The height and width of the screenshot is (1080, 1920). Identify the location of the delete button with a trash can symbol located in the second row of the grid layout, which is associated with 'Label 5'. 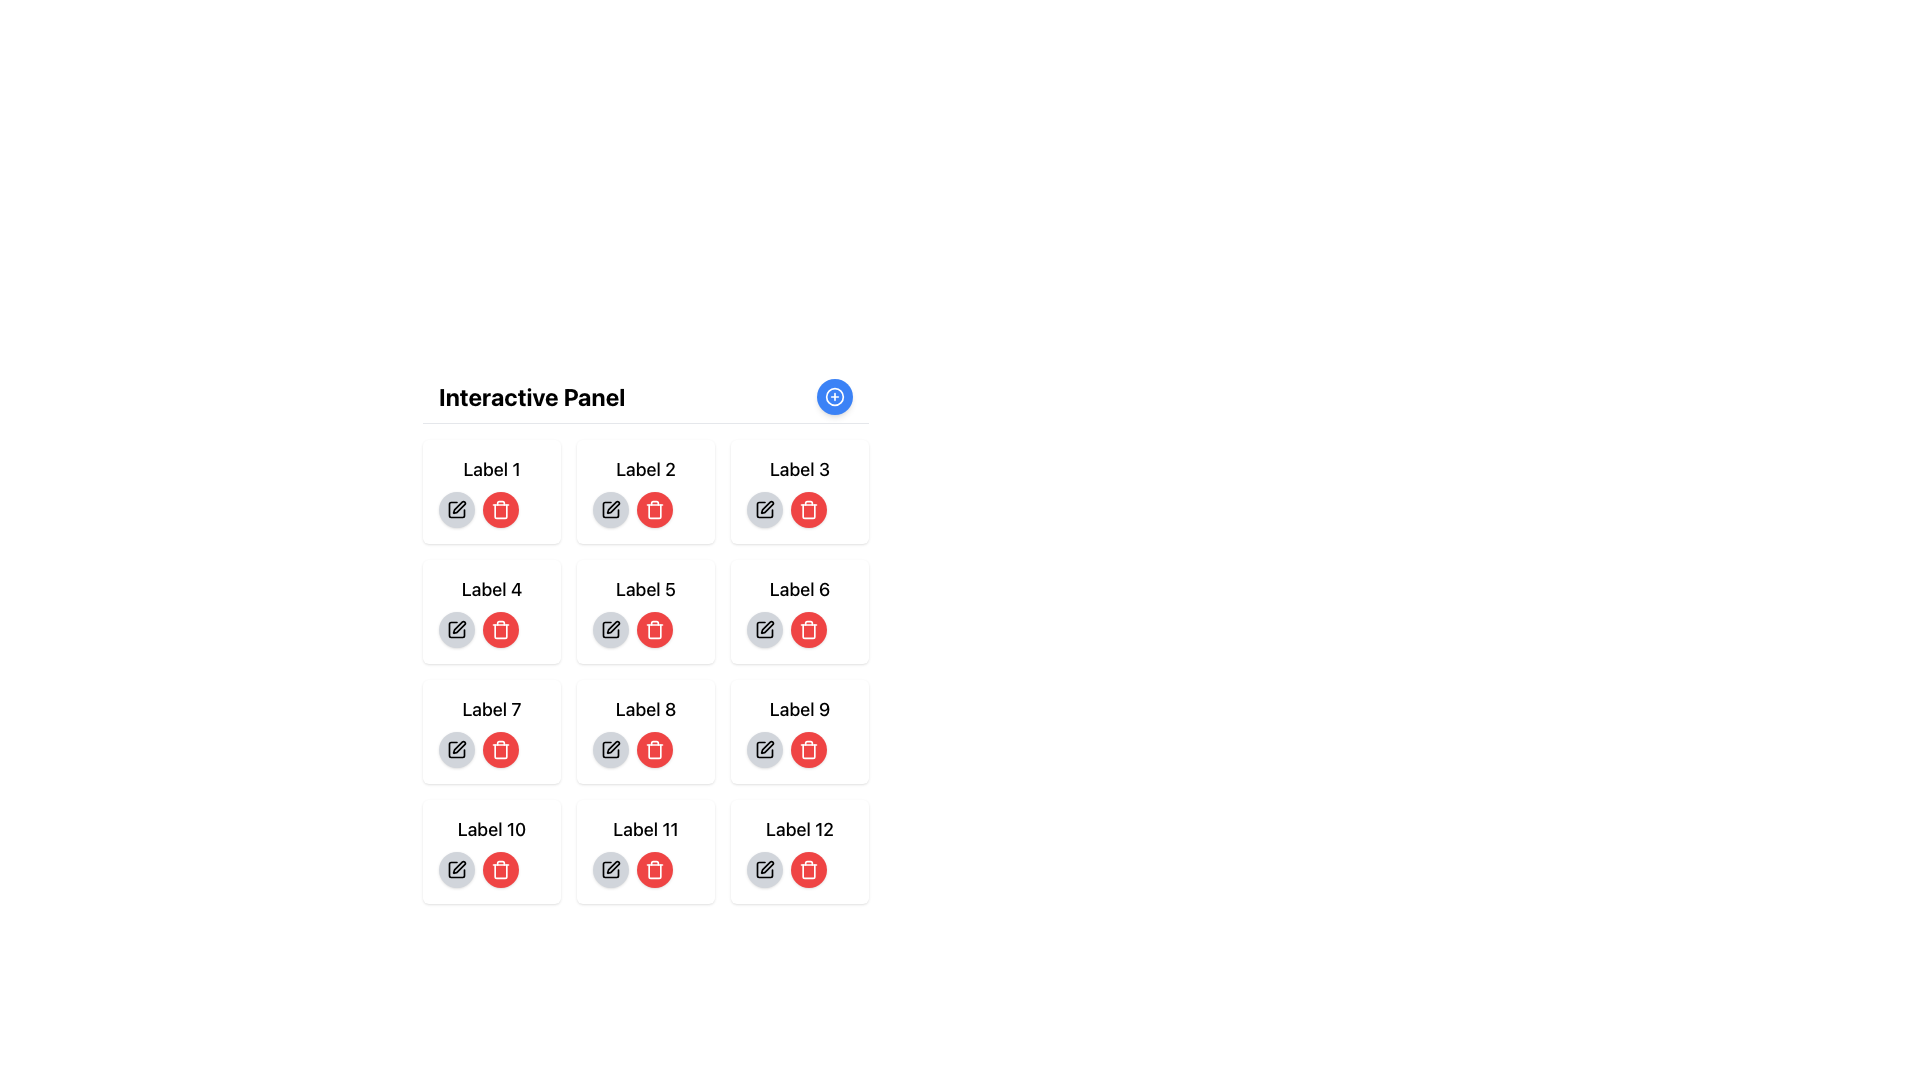
(654, 628).